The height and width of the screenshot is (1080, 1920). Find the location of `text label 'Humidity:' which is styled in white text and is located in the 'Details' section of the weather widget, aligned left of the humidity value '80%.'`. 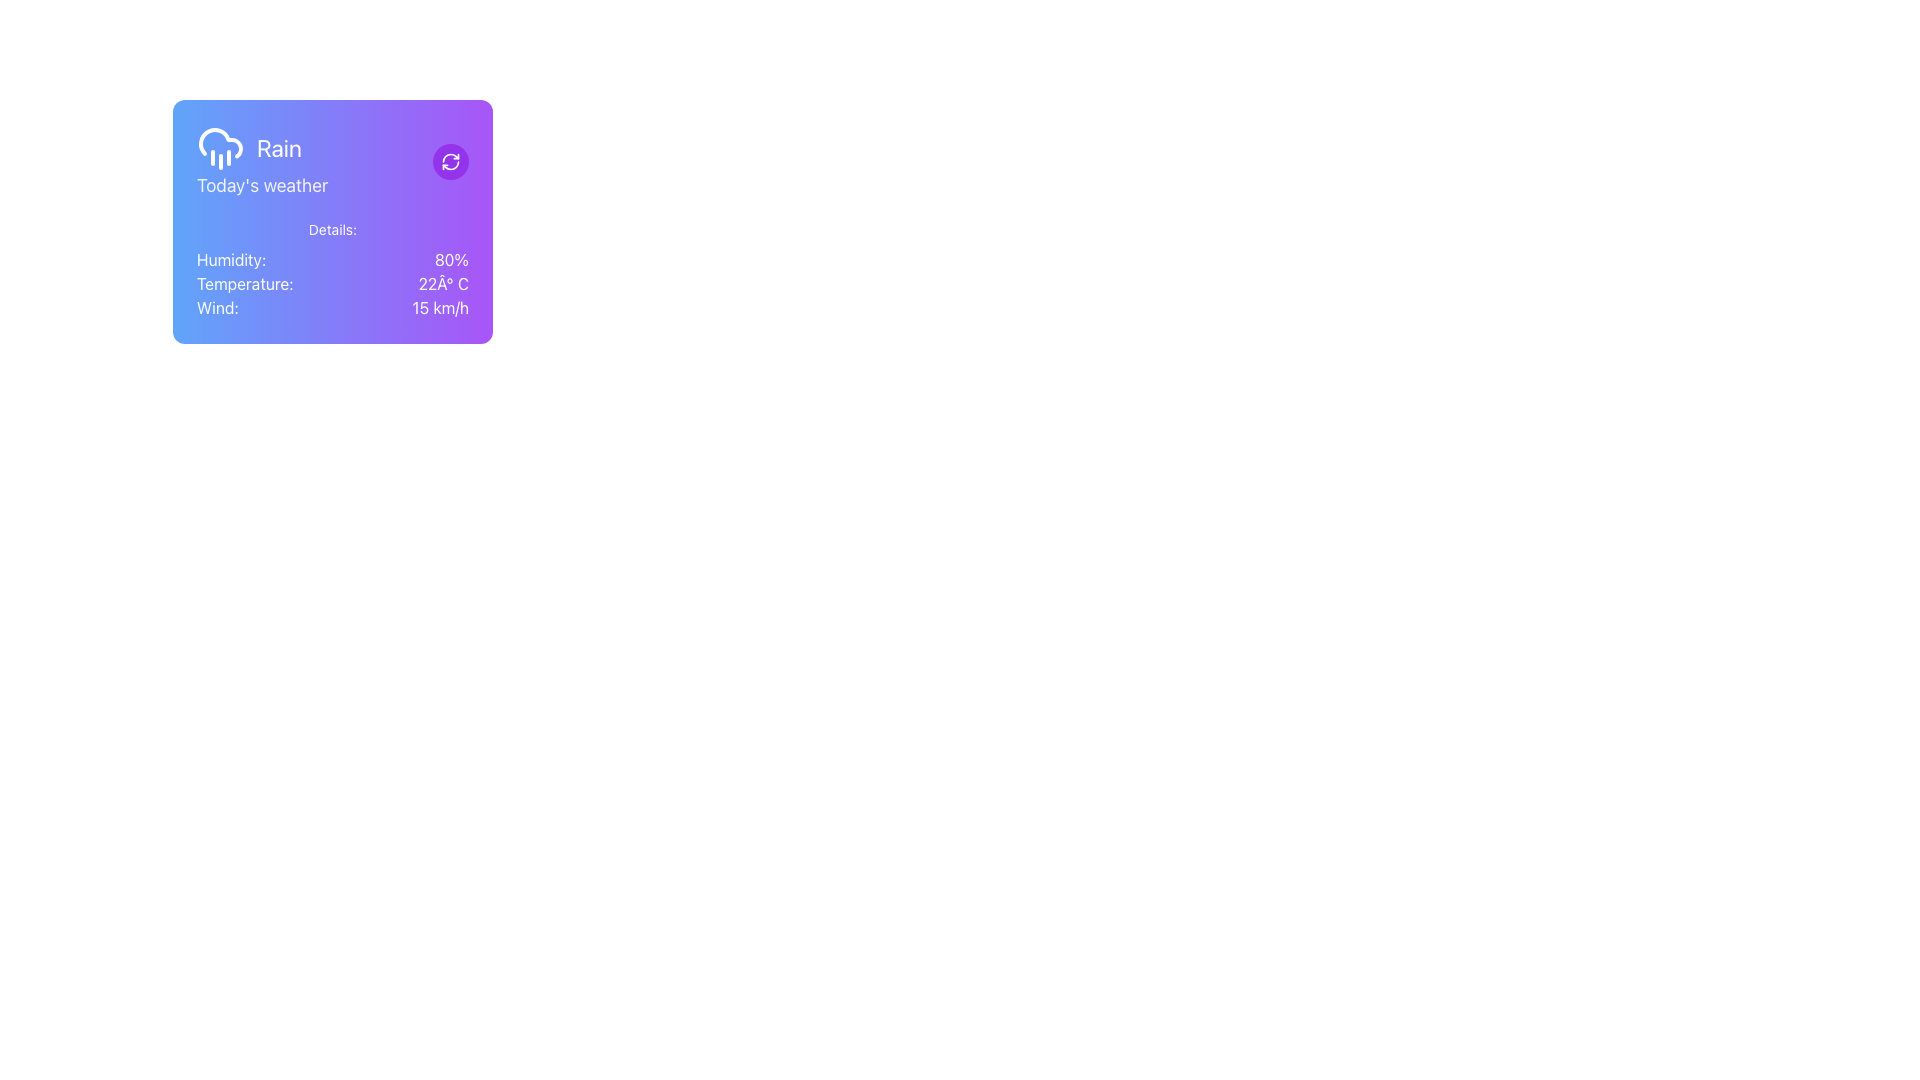

text label 'Humidity:' which is styled in white text and is located in the 'Details' section of the weather widget, aligned left of the humidity value '80%.' is located at coordinates (231, 258).